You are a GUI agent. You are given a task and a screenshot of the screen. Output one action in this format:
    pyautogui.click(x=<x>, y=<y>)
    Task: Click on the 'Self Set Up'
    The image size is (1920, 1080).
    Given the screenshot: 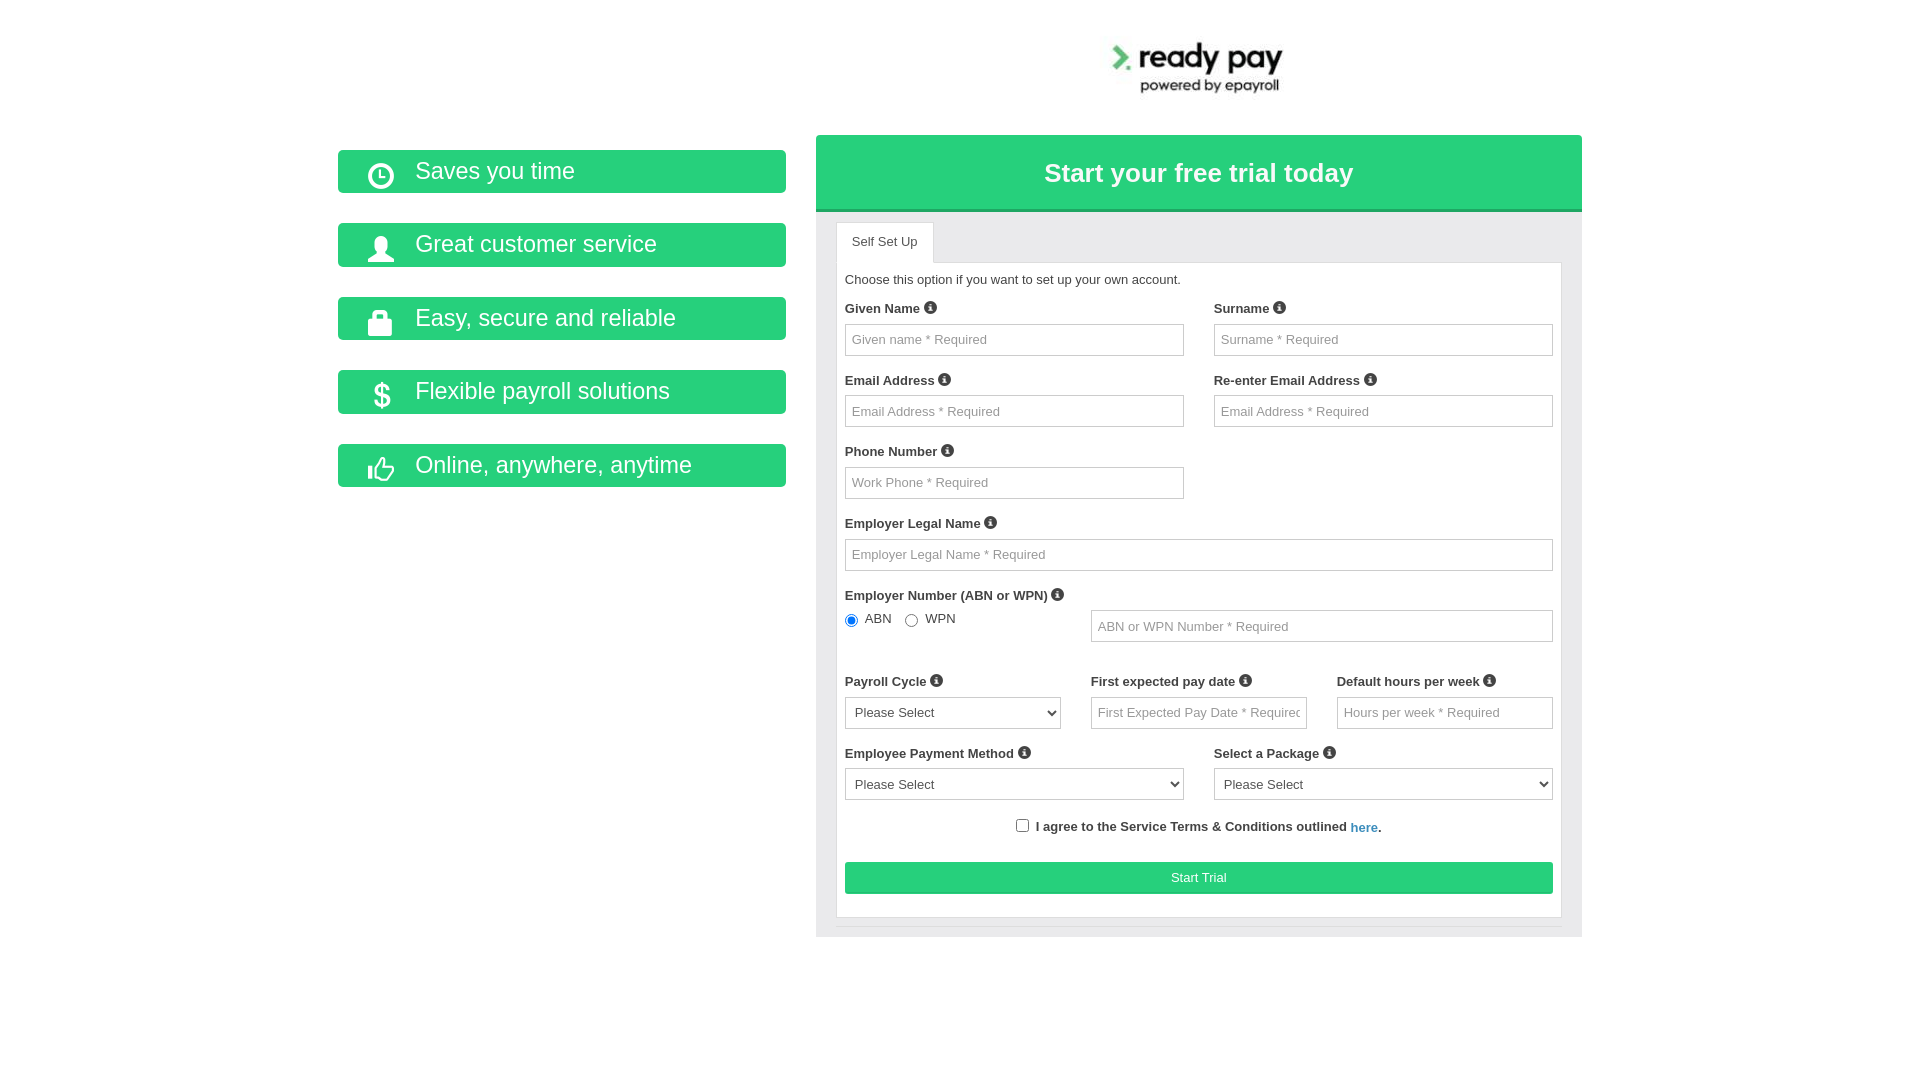 What is the action you would take?
    pyautogui.click(x=883, y=241)
    